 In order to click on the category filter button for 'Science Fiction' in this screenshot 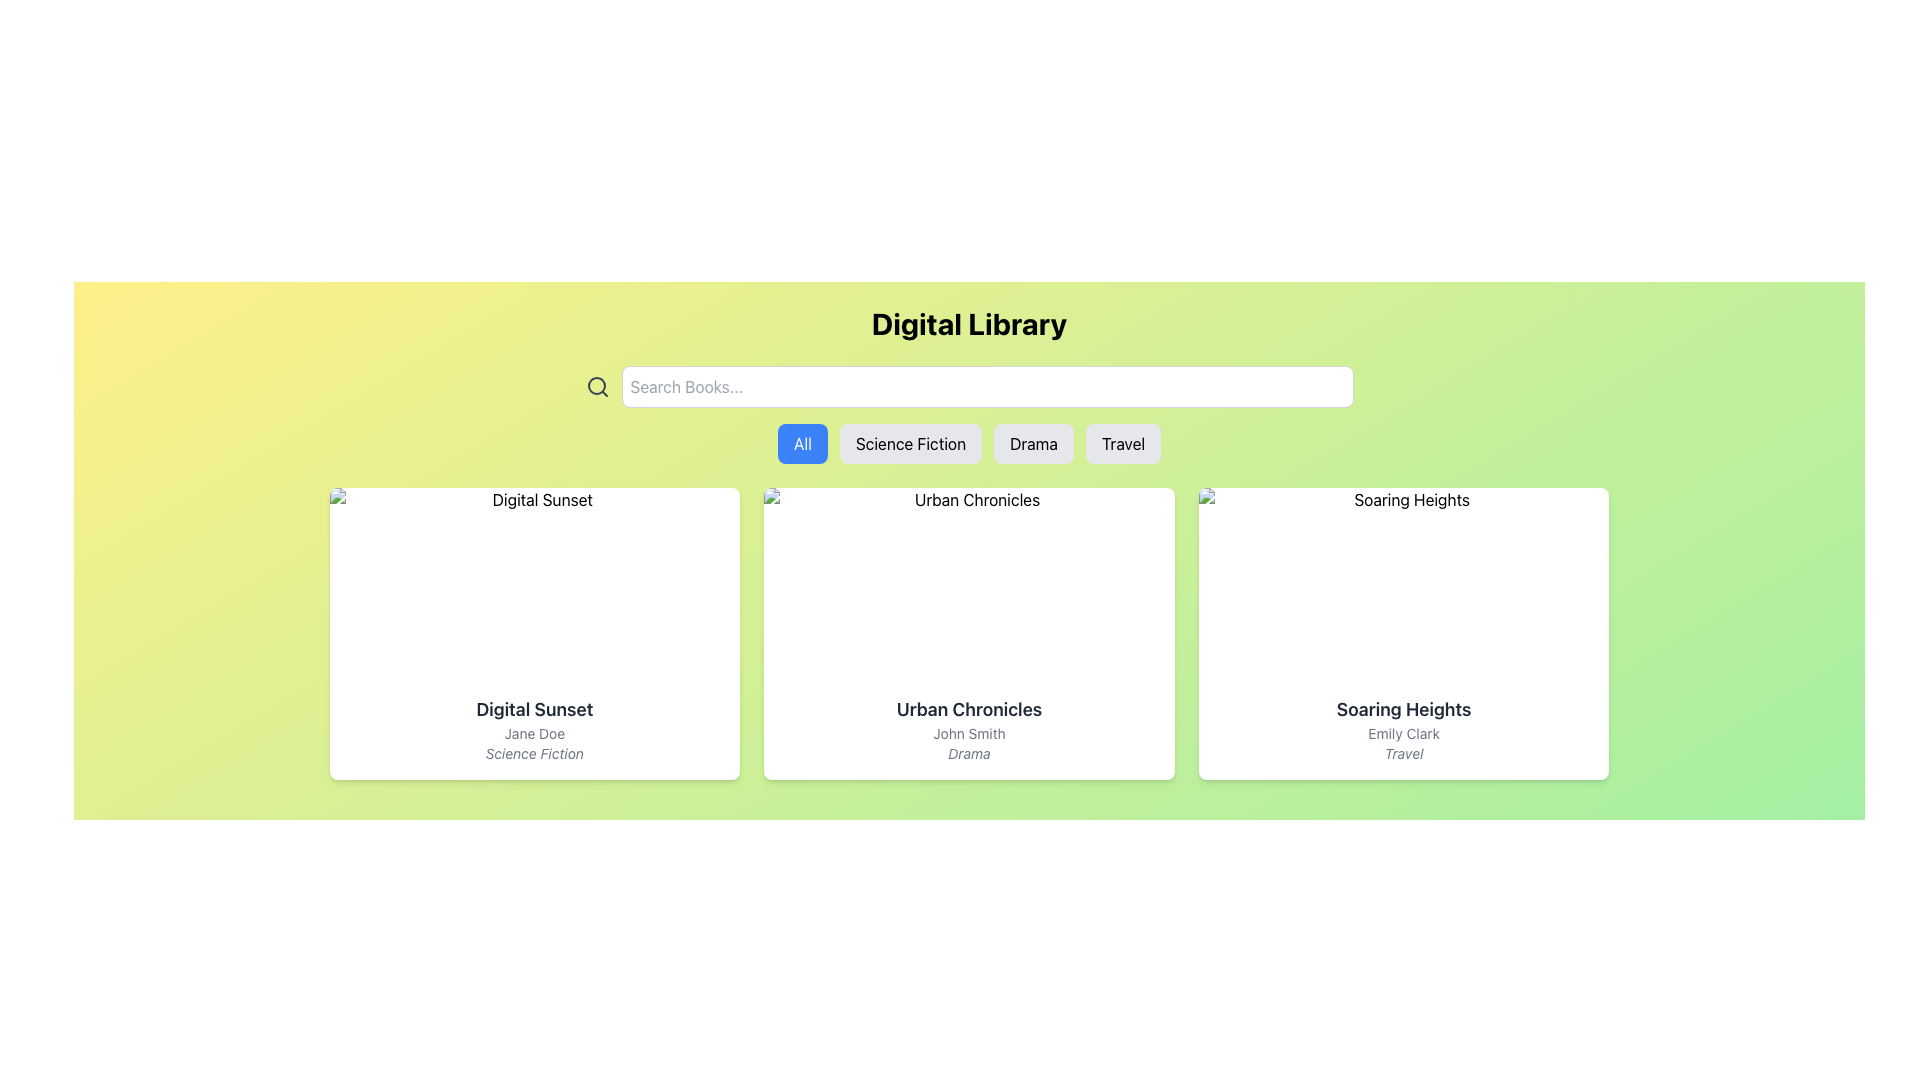, I will do `click(910, 442)`.